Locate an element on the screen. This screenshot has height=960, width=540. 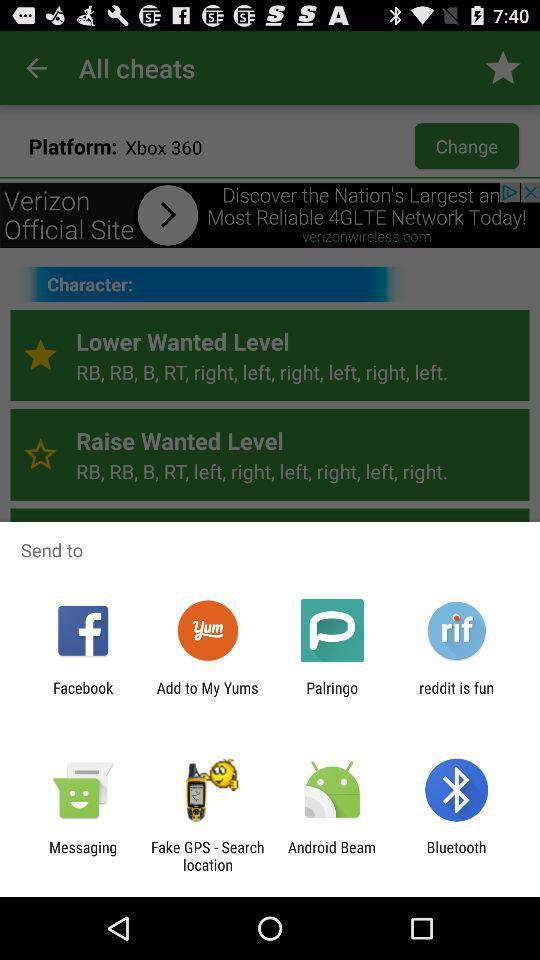
the add to my item is located at coordinates (206, 696).